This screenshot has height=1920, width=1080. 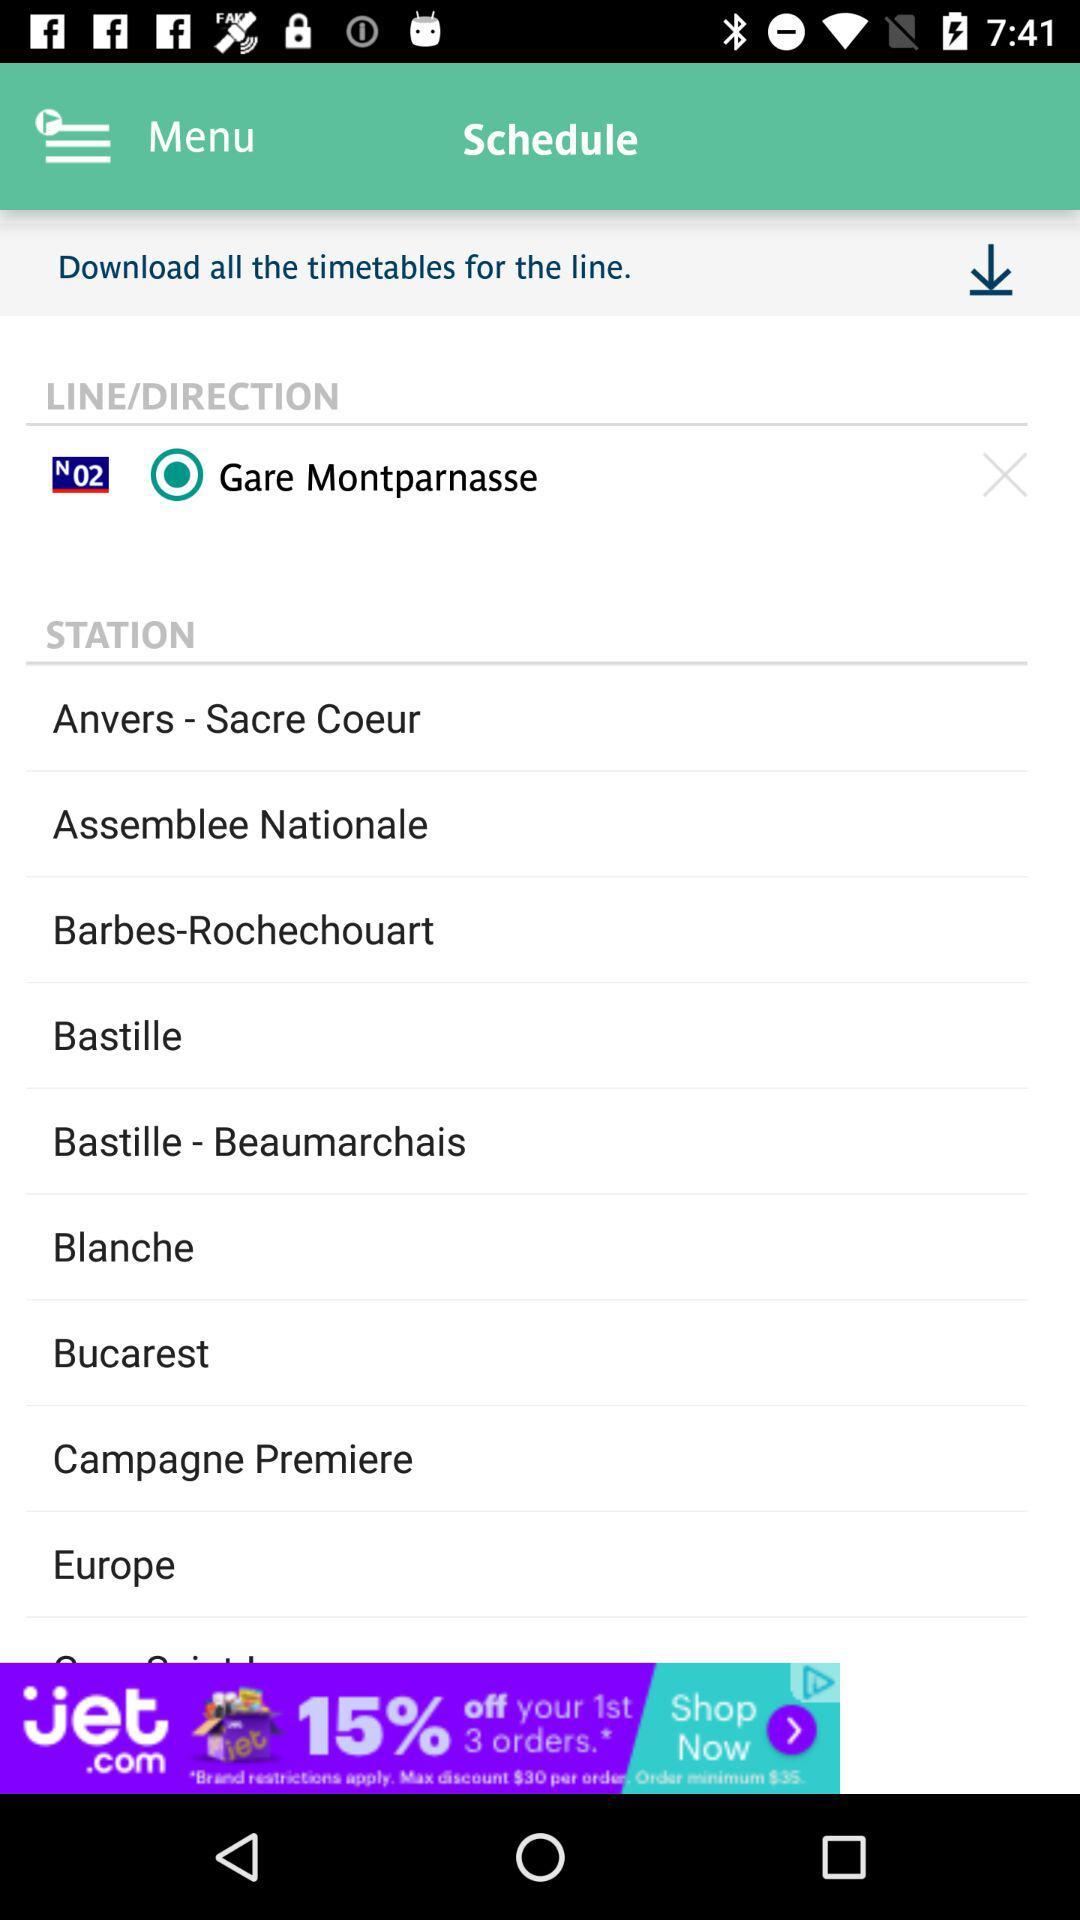 What do you see at coordinates (540, 1727) in the screenshot?
I see `open advertisement` at bounding box center [540, 1727].